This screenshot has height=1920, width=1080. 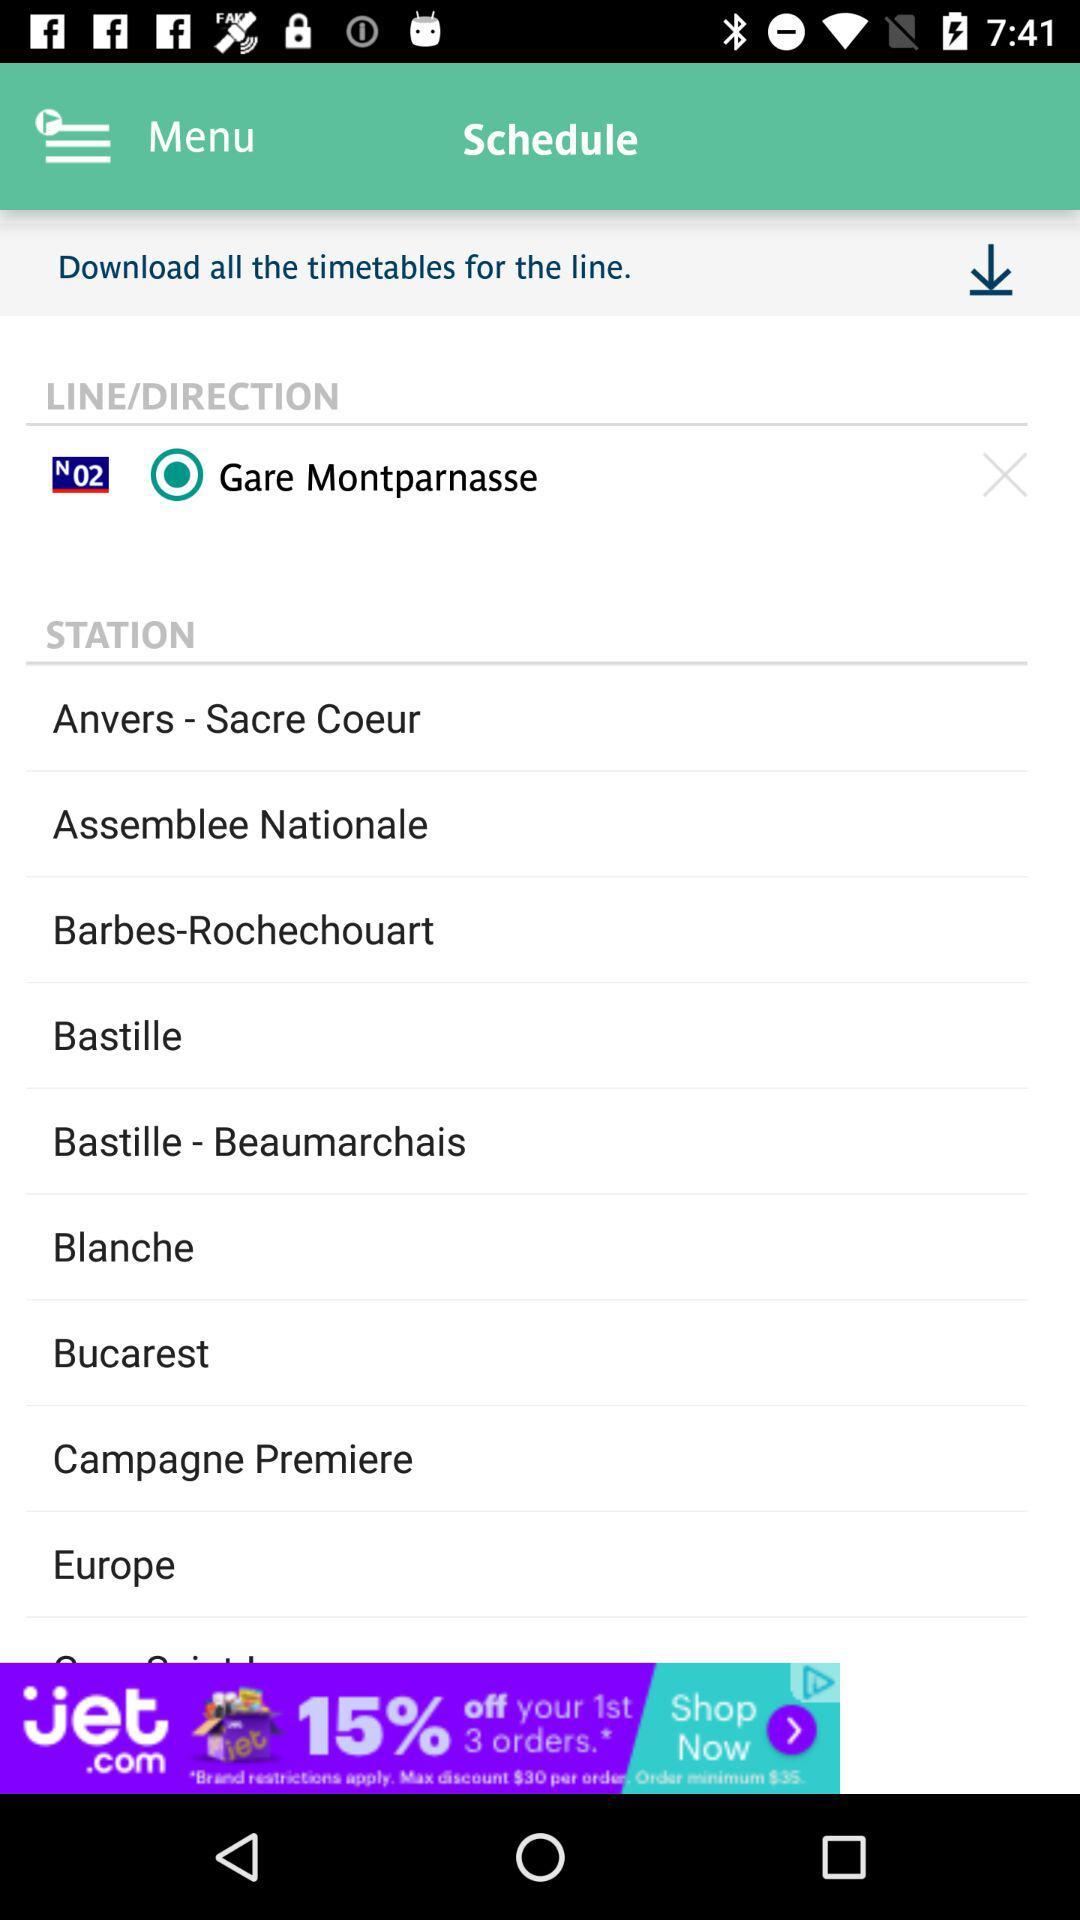 What do you see at coordinates (540, 1727) in the screenshot?
I see `open advertisement` at bounding box center [540, 1727].